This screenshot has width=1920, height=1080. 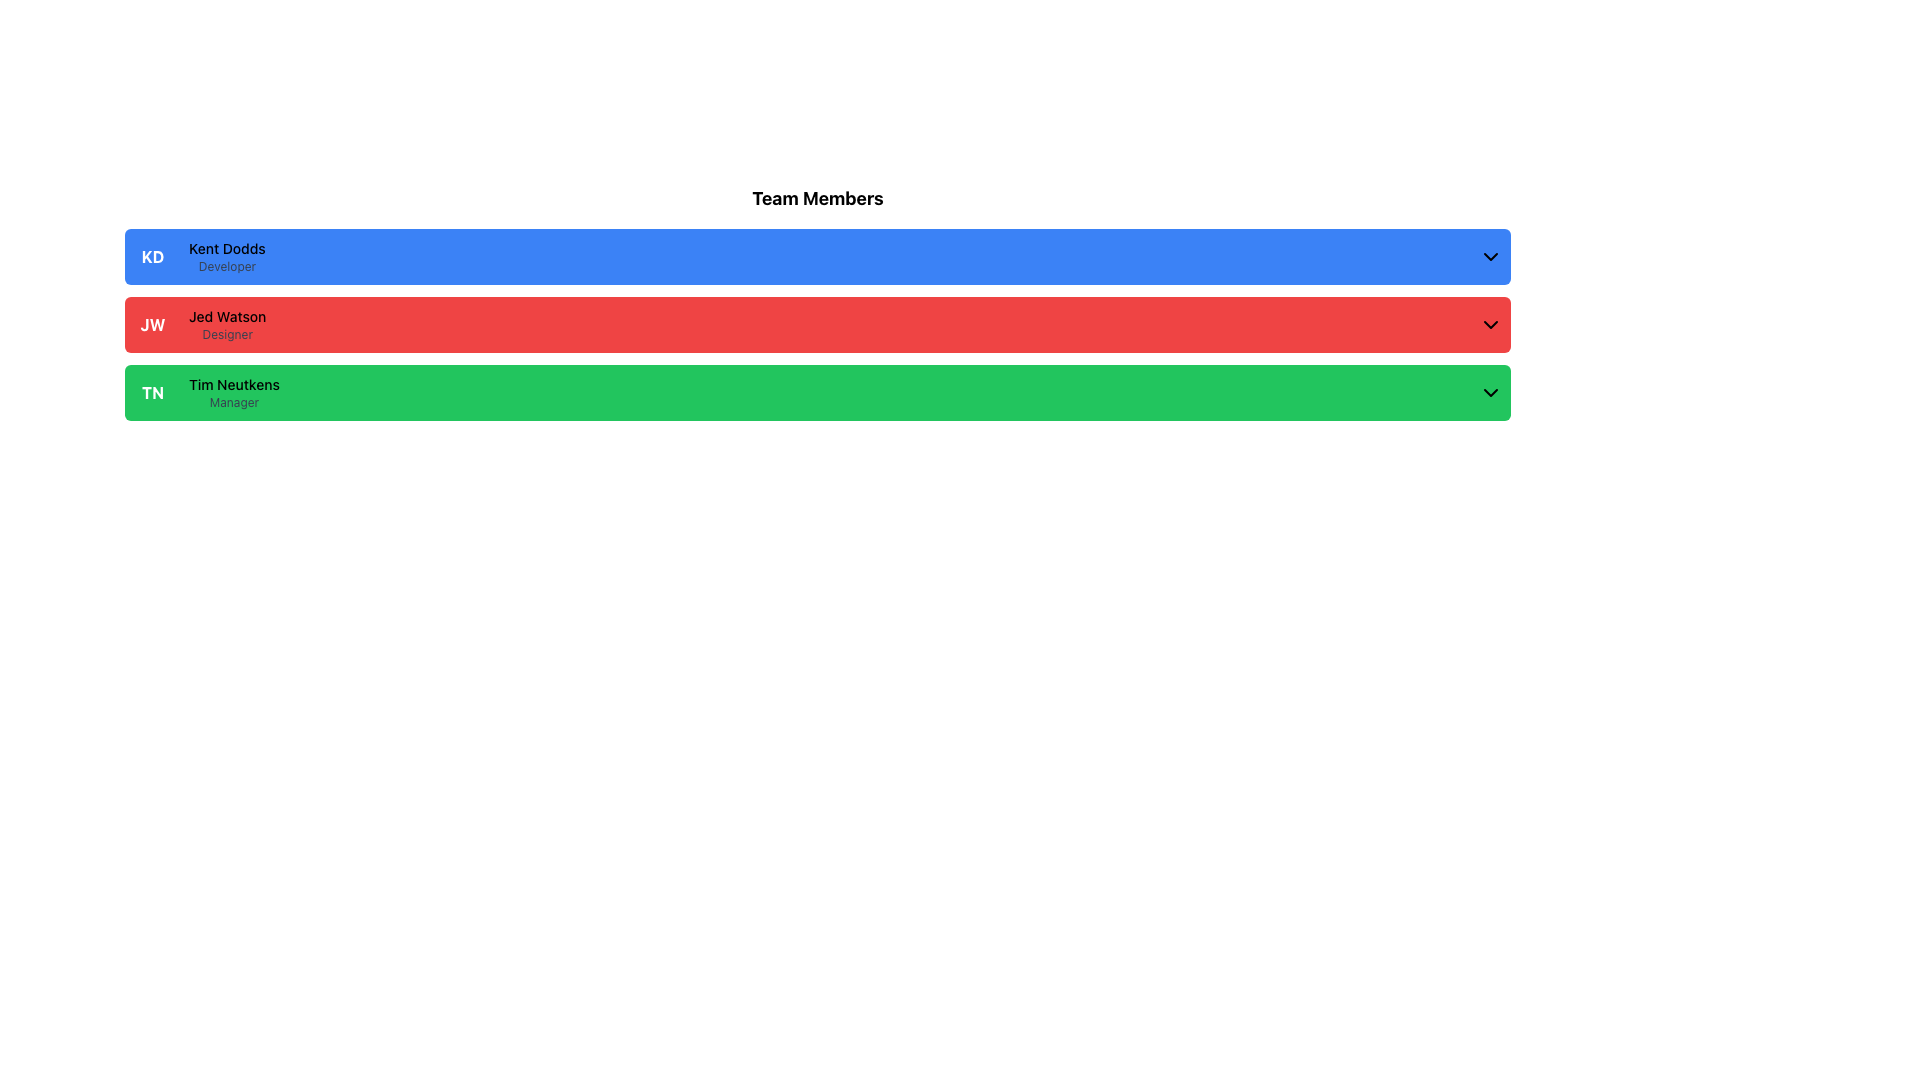 What do you see at coordinates (234, 393) in the screenshot?
I see `text content of the name 'Tim Neutkens' and title 'Manager' displayed in bold and grayed-out fonts respectively, which is centrally aligned within a green rectangular area` at bounding box center [234, 393].